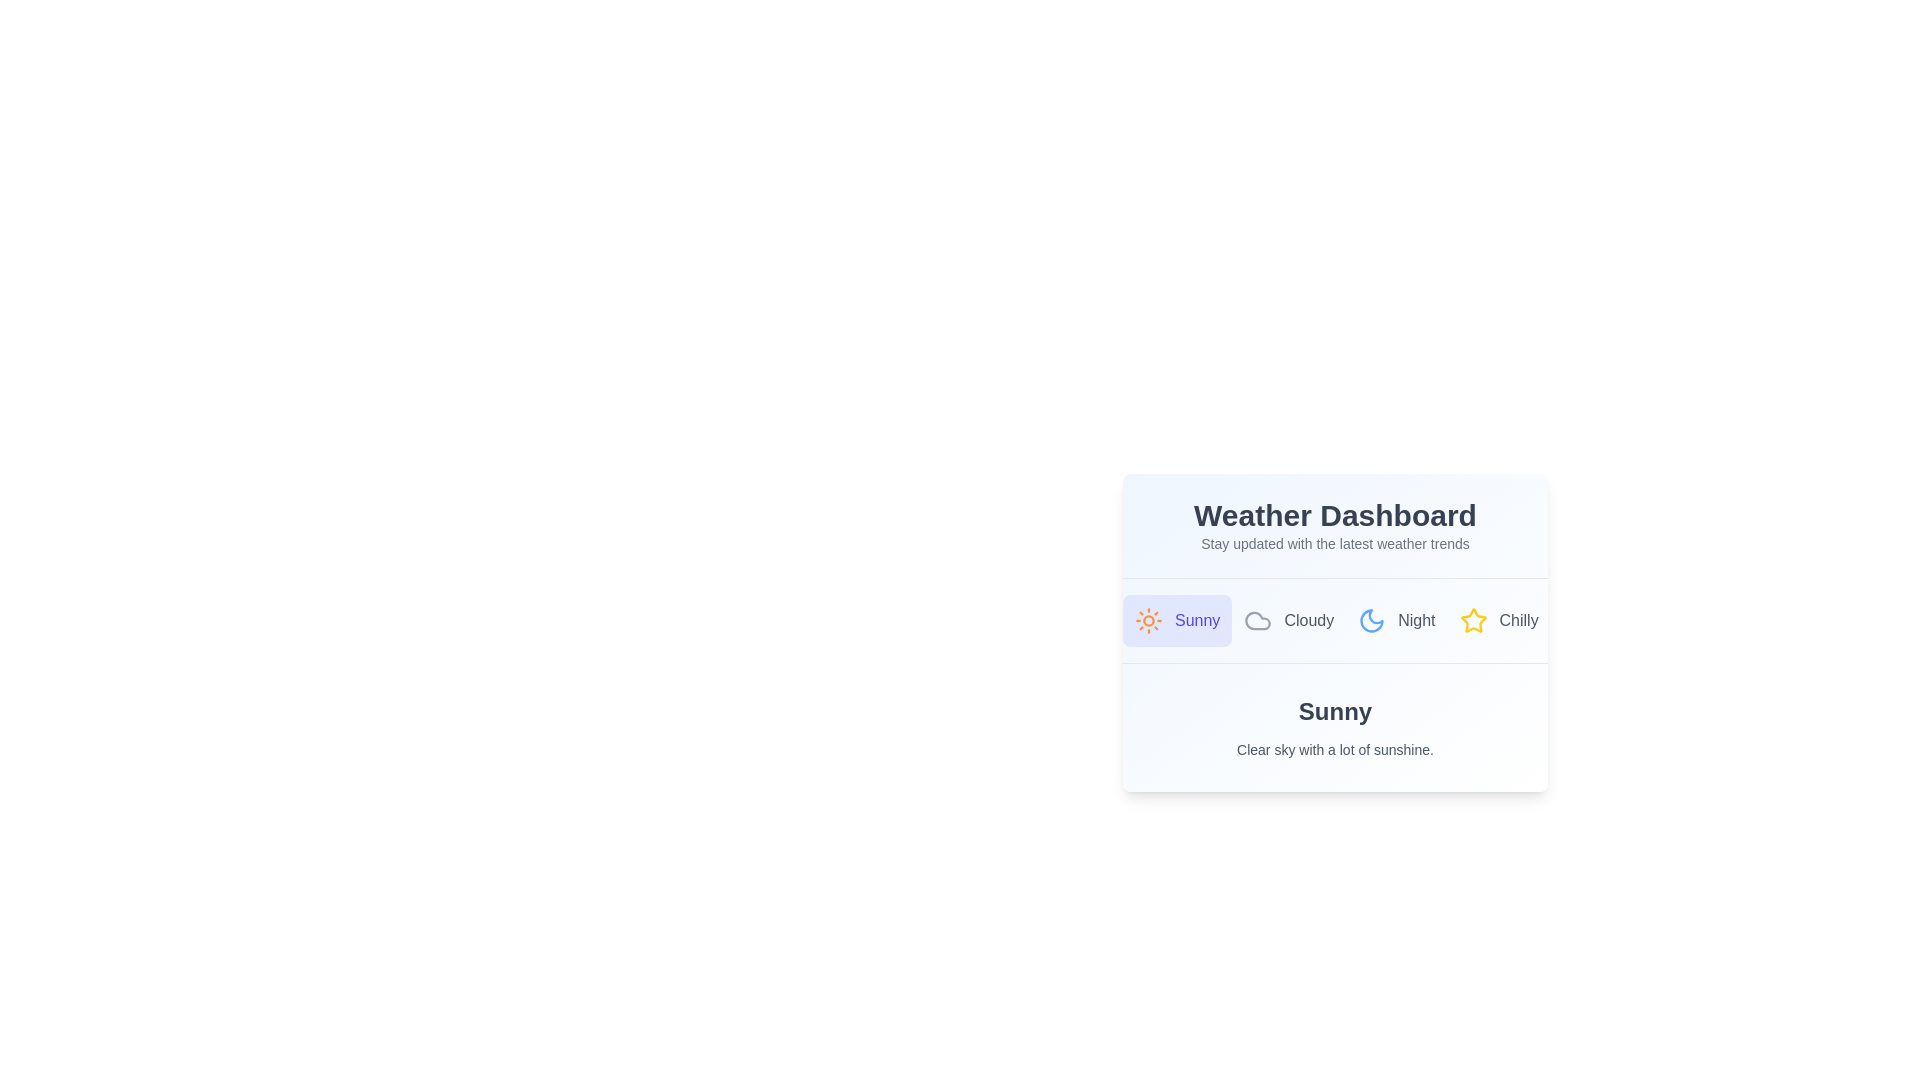 The width and height of the screenshot is (1920, 1080). What do you see at coordinates (1289, 620) in the screenshot?
I see `the Cloudy tab by clicking on its button` at bounding box center [1289, 620].